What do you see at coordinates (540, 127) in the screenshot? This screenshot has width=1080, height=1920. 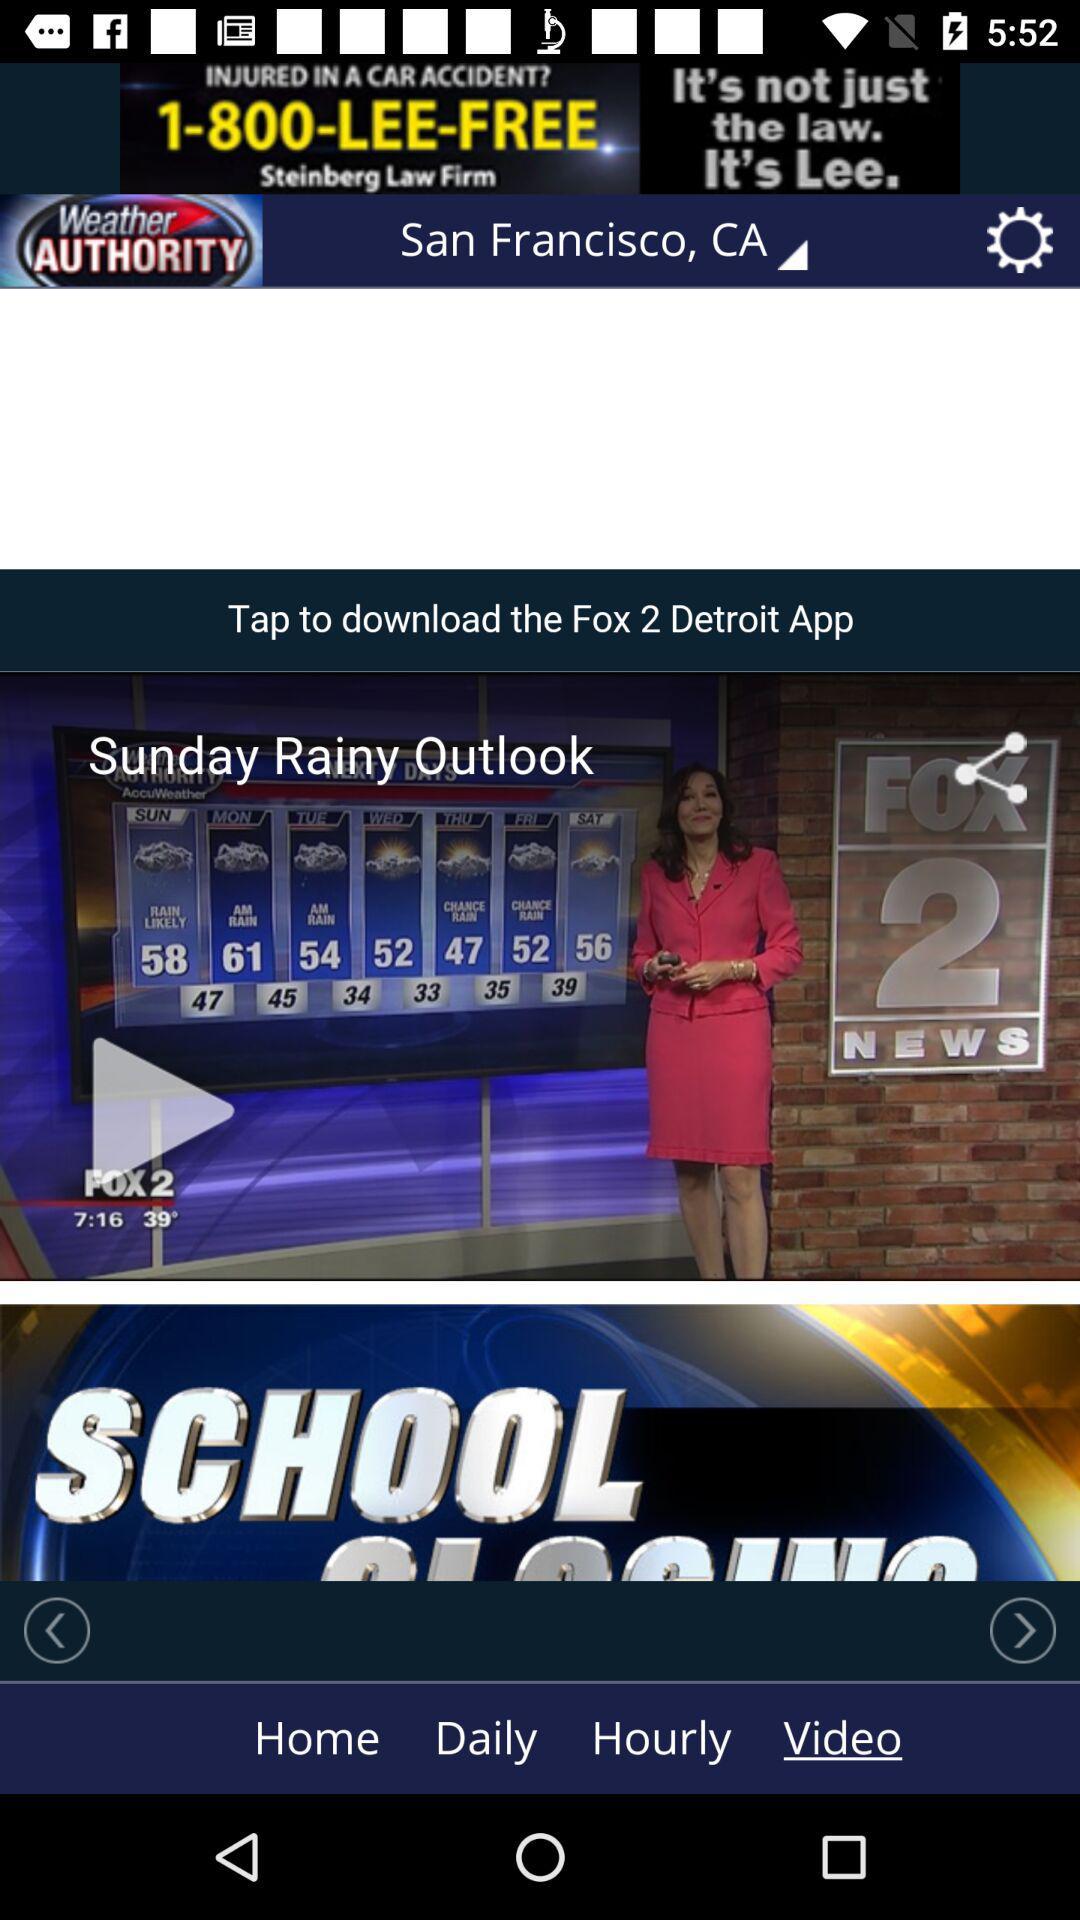 I see `link to advertisement` at bounding box center [540, 127].